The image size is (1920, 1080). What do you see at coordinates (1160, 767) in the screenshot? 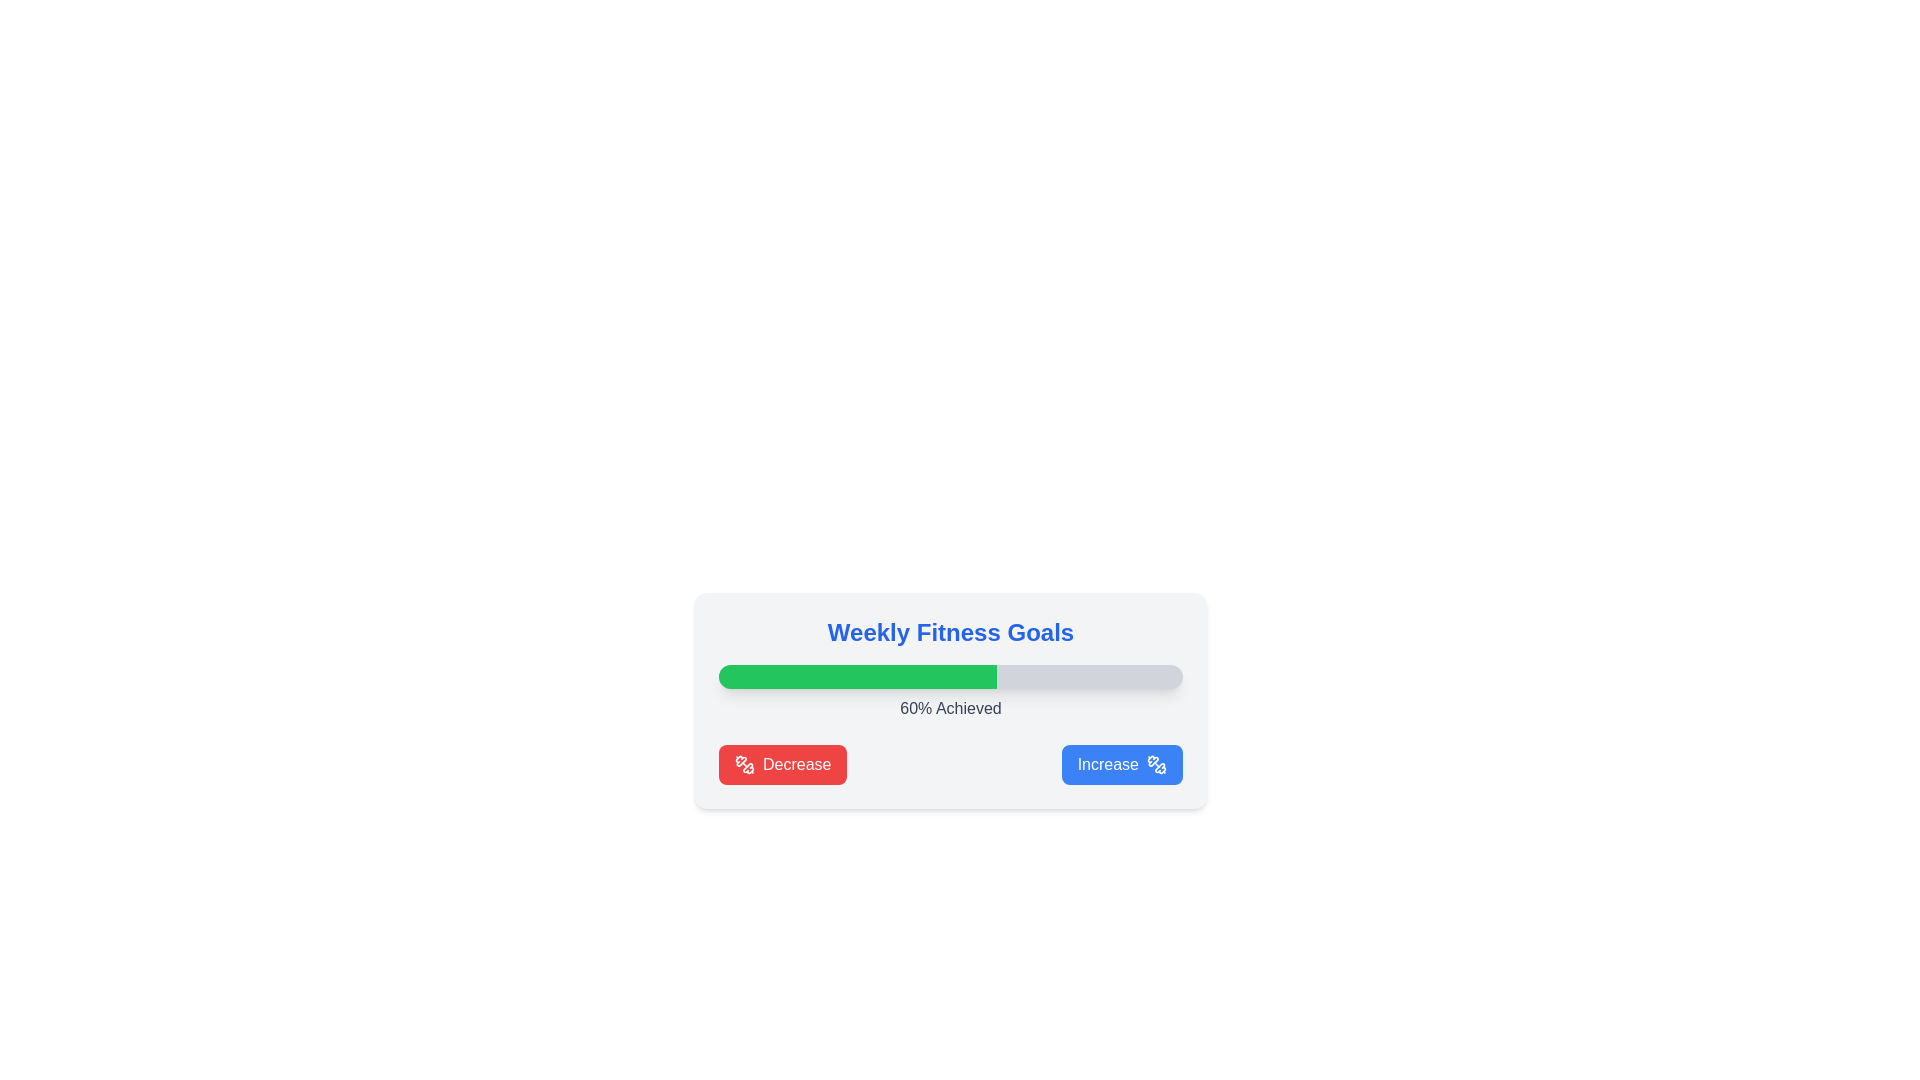
I see `the stylized dumbbell graphic within the SVG group on the right-hand side of the blue 'Increase' button` at bounding box center [1160, 767].